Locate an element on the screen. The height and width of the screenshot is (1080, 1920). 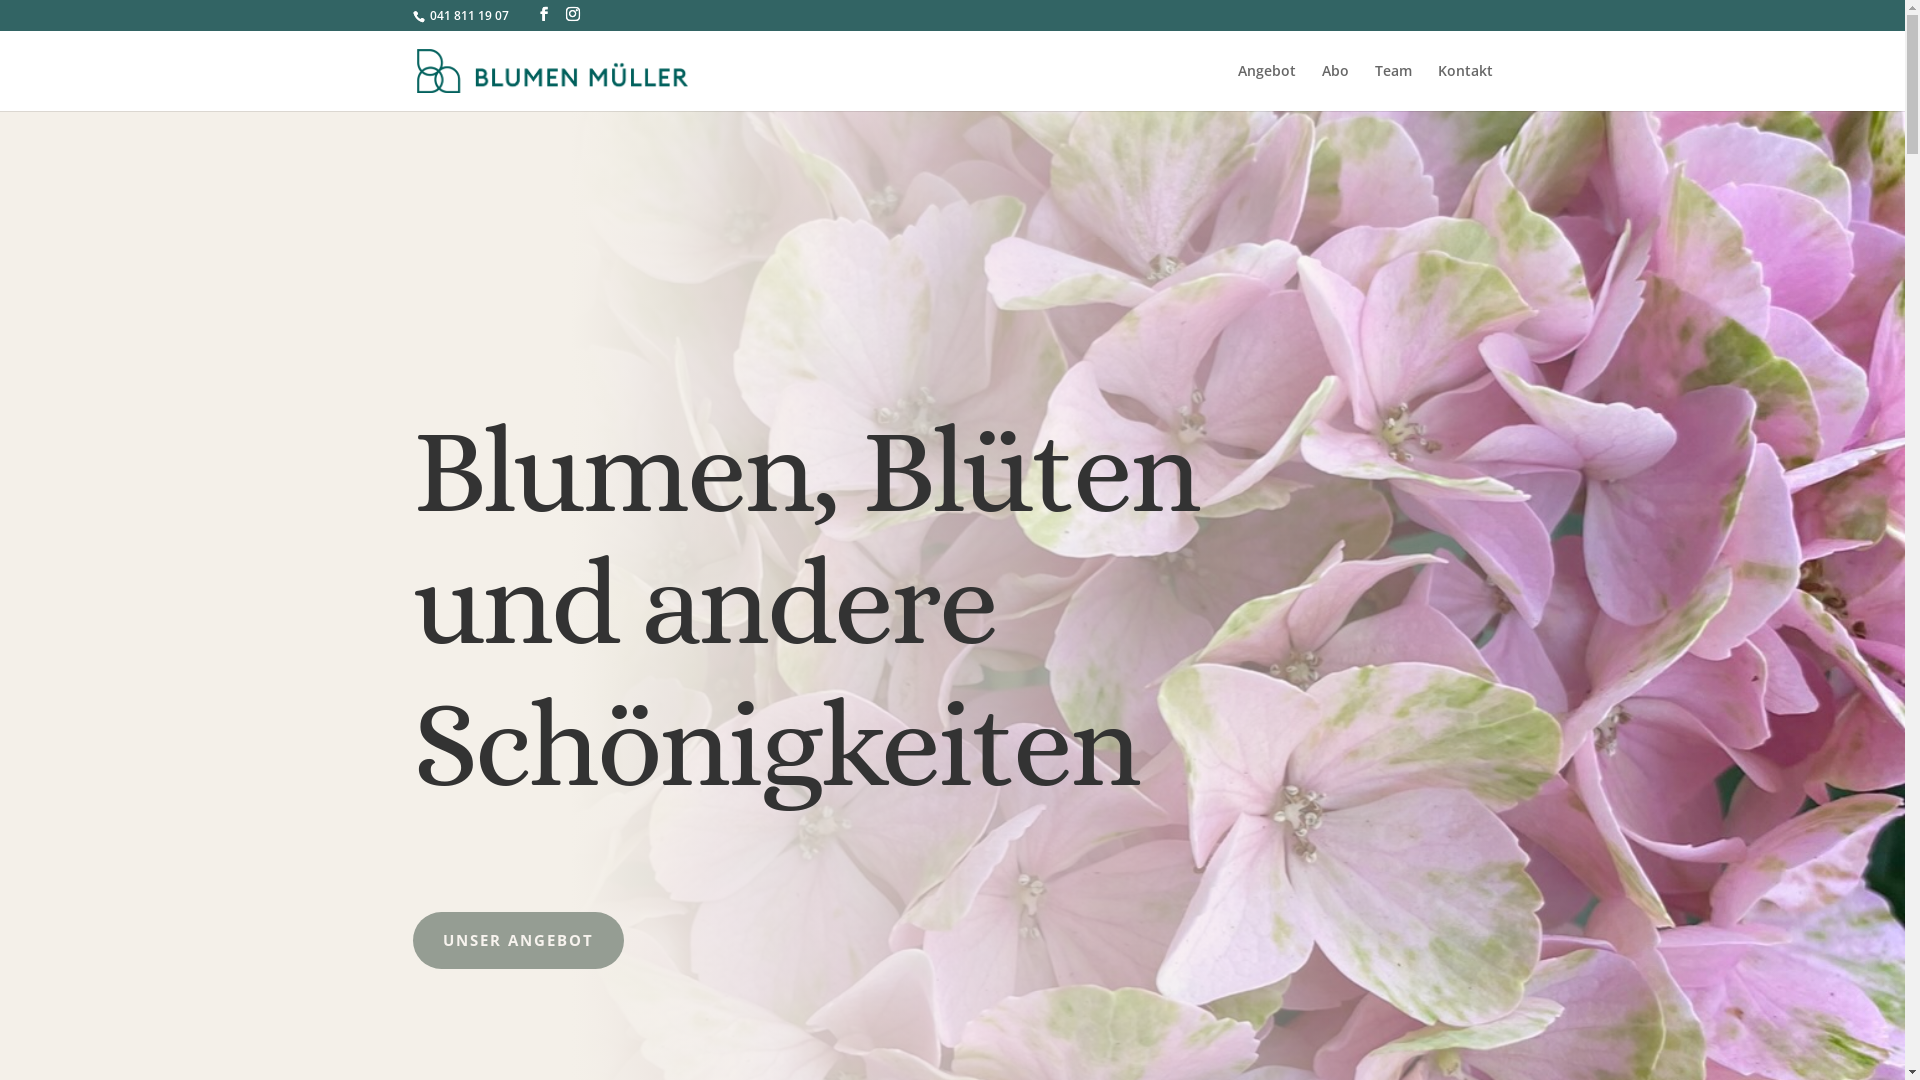
'Angebot' is located at coordinates (1266, 86).